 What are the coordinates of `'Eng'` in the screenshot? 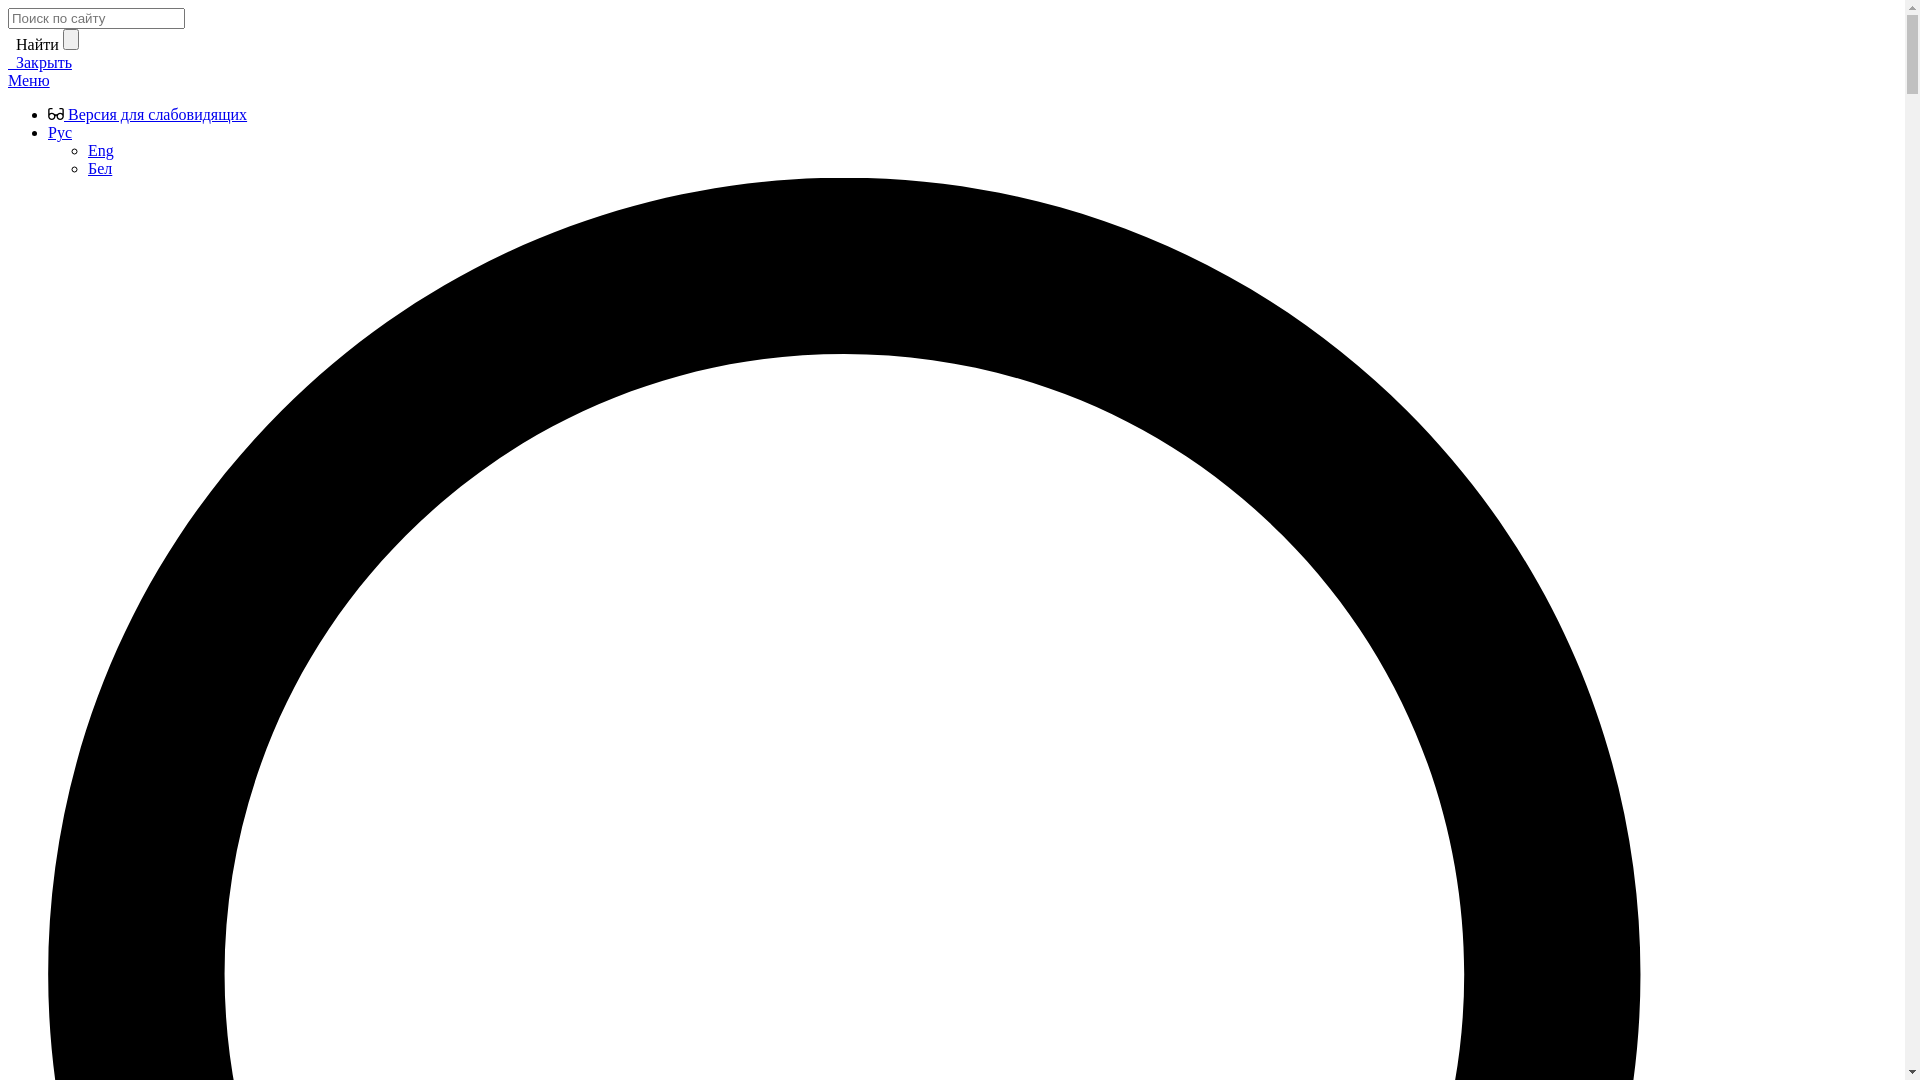 It's located at (86, 149).